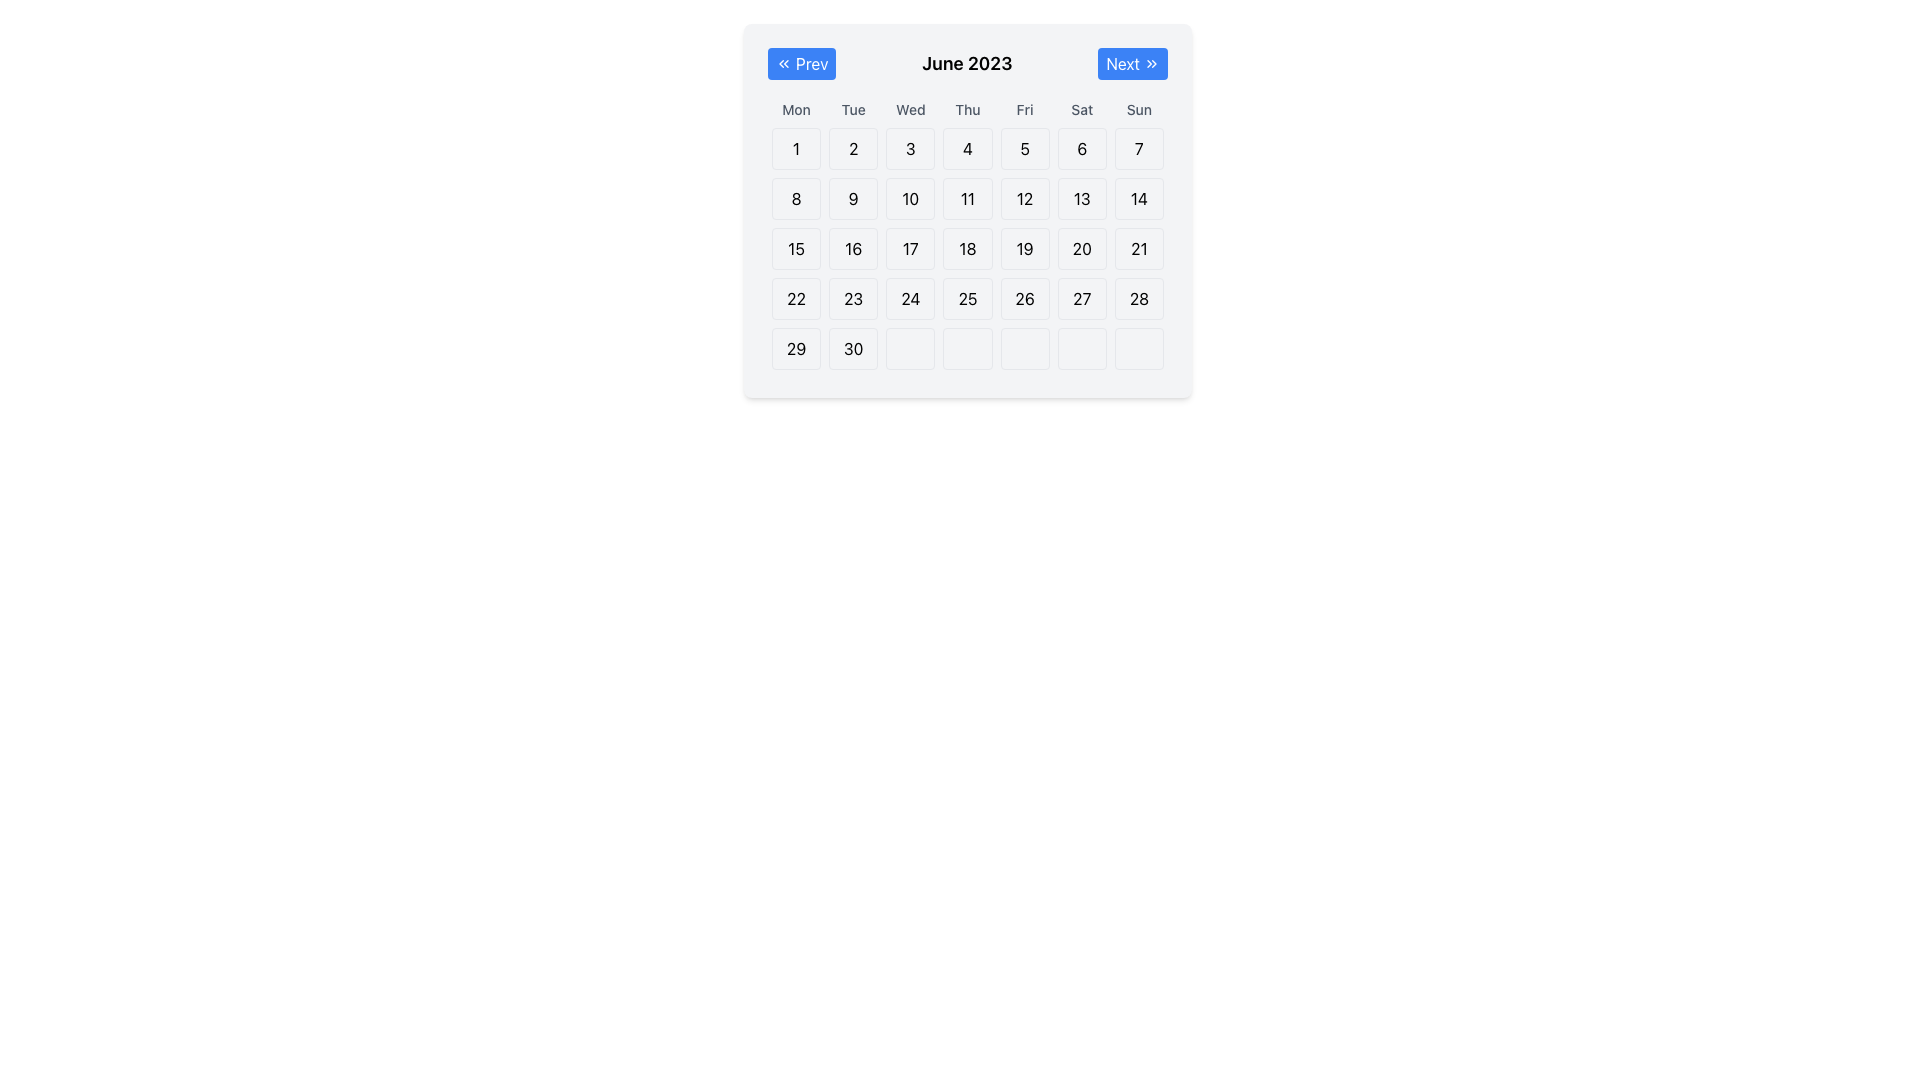  I want to click on the clickable calendar day item representing the number 26, which is the fifth item in a grid of seven columns within the calendar interface, so click(1025, 299).